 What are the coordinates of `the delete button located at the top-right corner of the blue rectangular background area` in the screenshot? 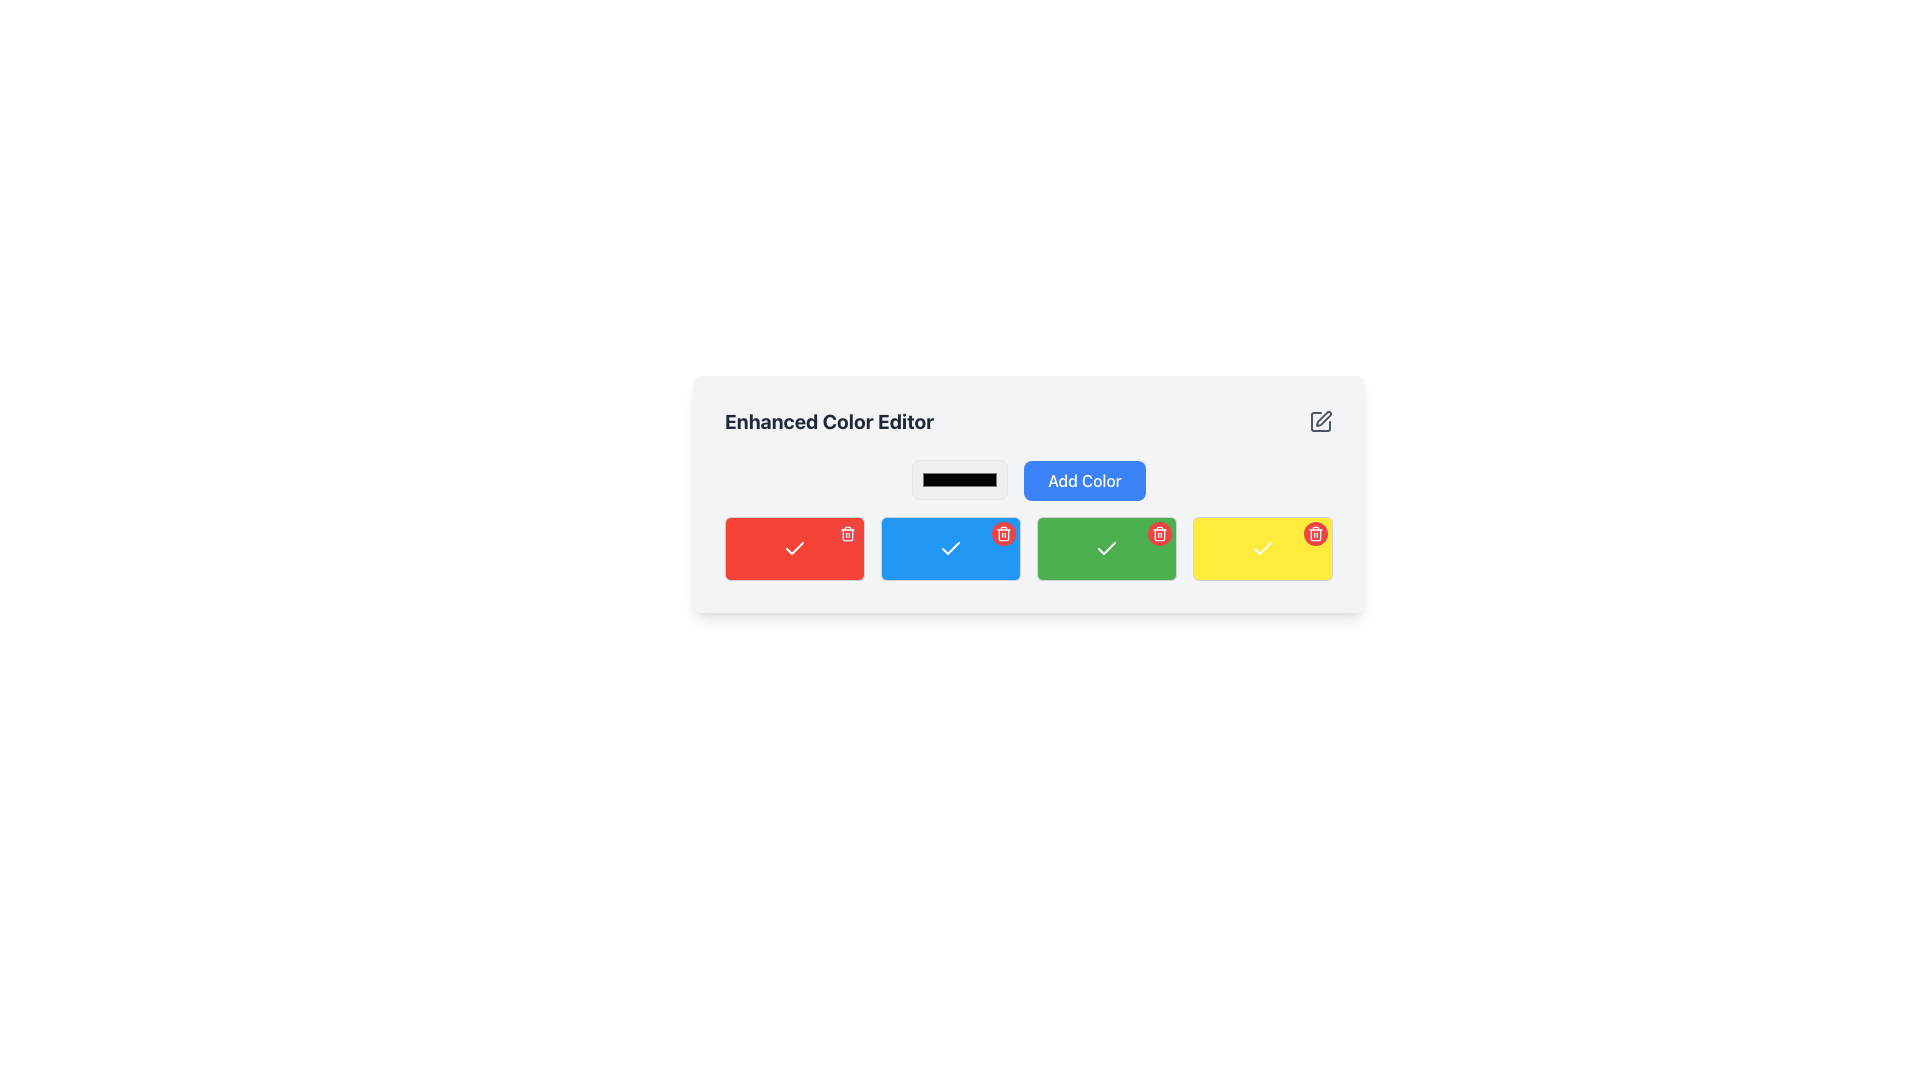 It's located at (1003, 532).